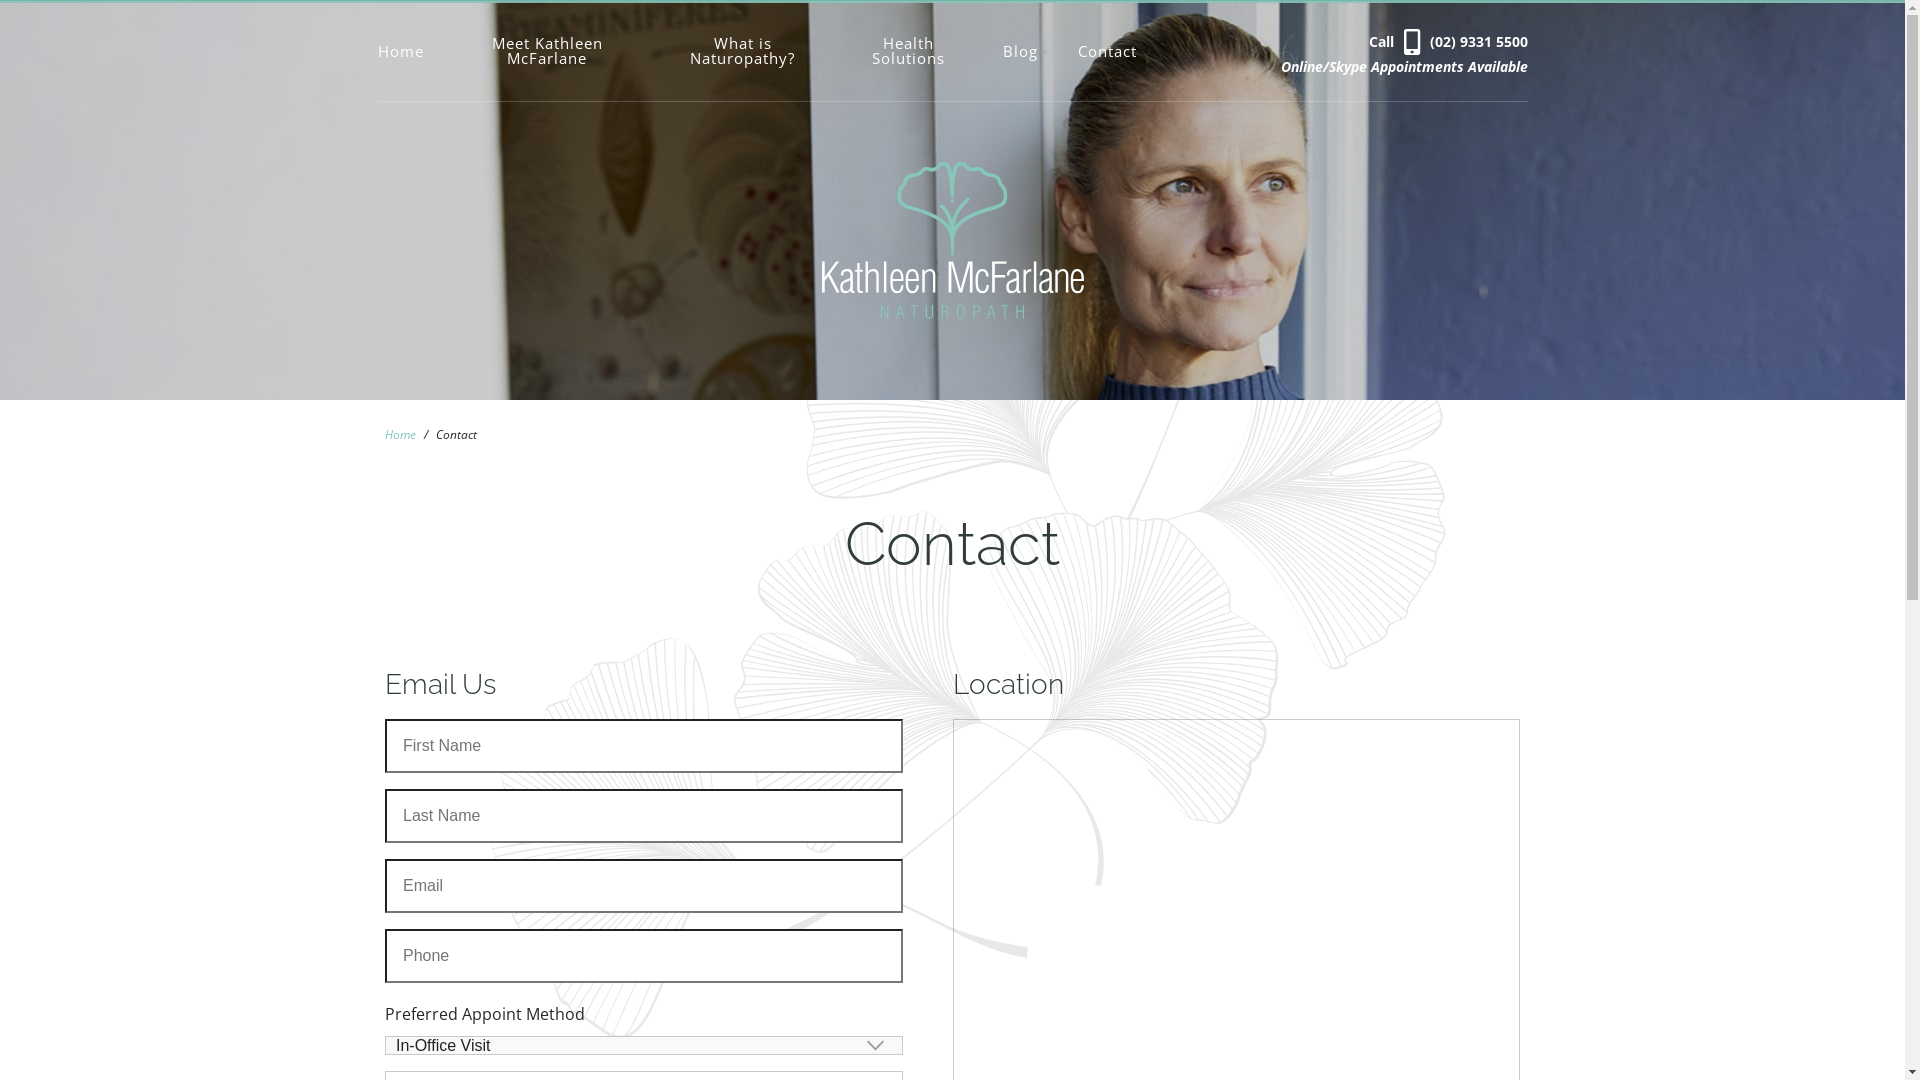  What do you see at coordinates (1106, 50) in the screenshot?
I see `'Contact'` at bounding box center [1106, 50].